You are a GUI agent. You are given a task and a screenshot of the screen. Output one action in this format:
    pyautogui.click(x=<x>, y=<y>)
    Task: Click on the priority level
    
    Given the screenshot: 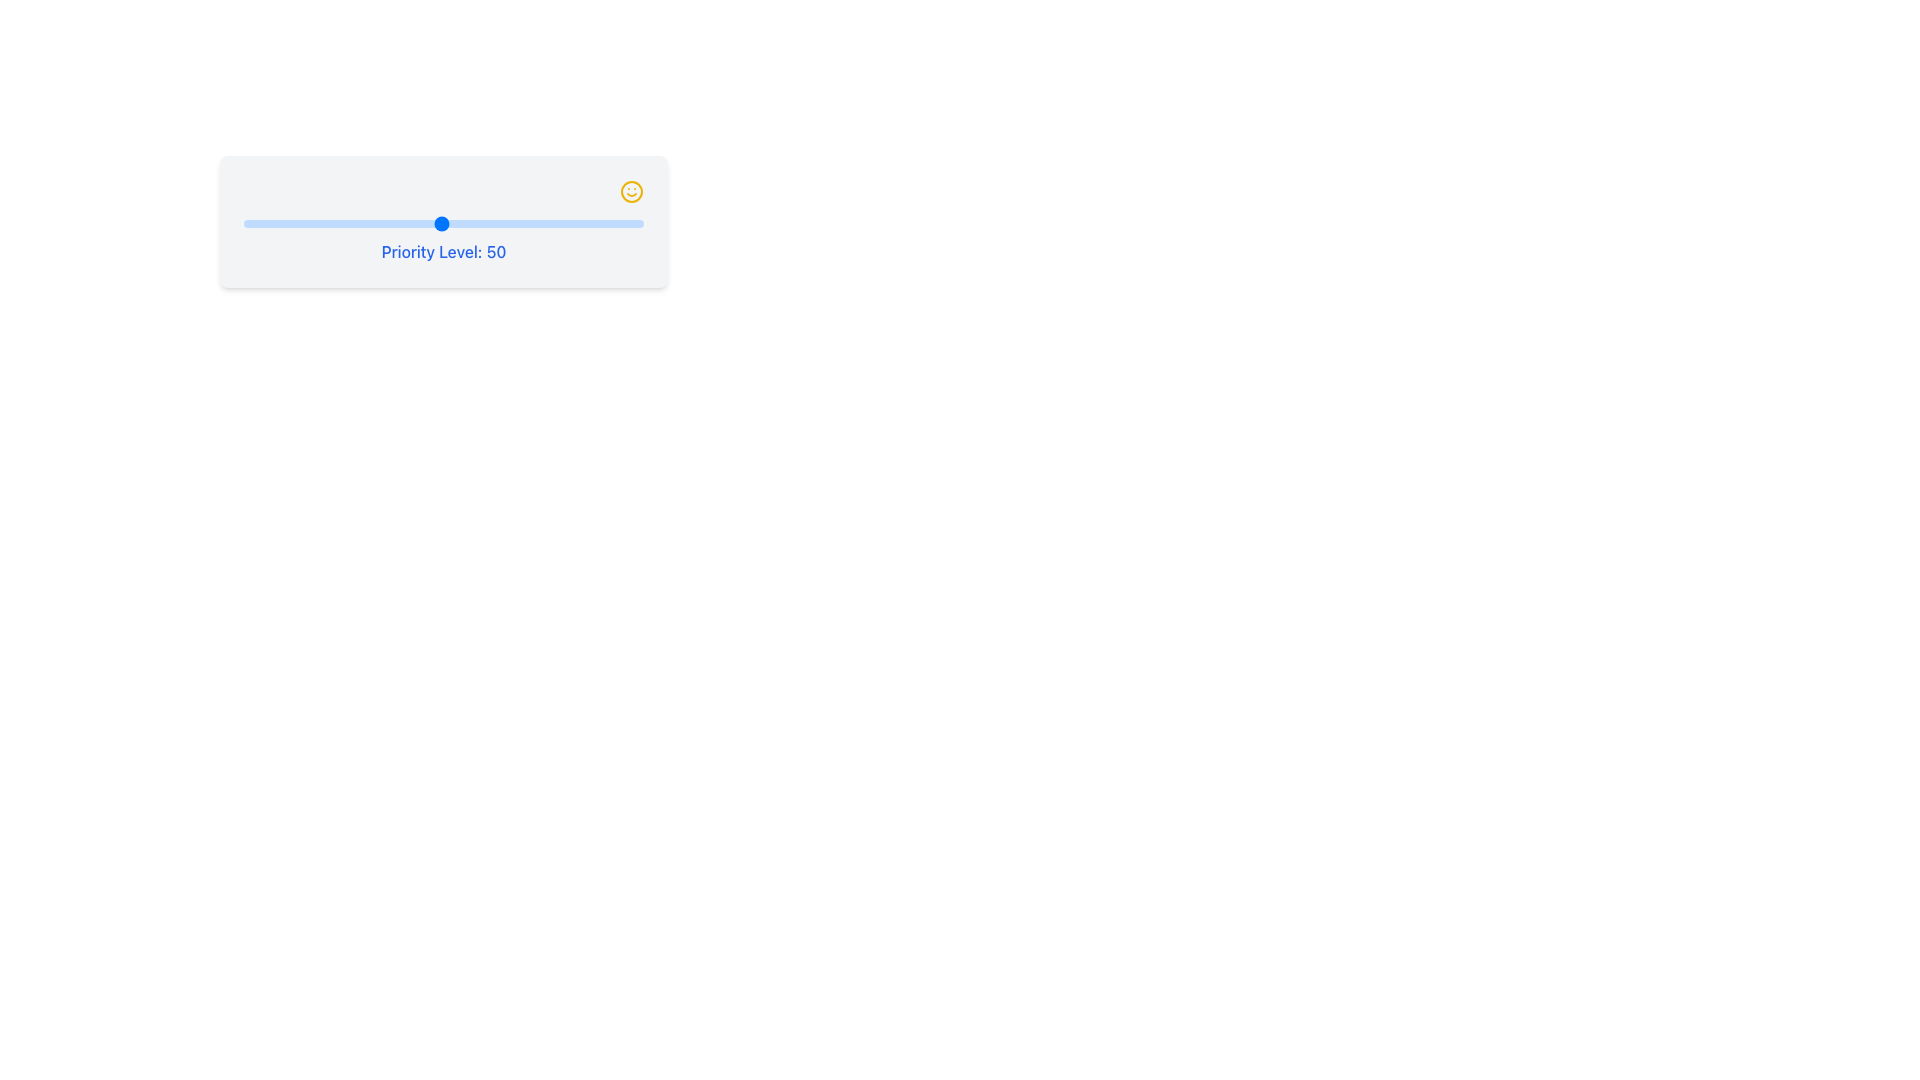 What is the action you would take?
    pyautogui.click(x=614, y=223)
    